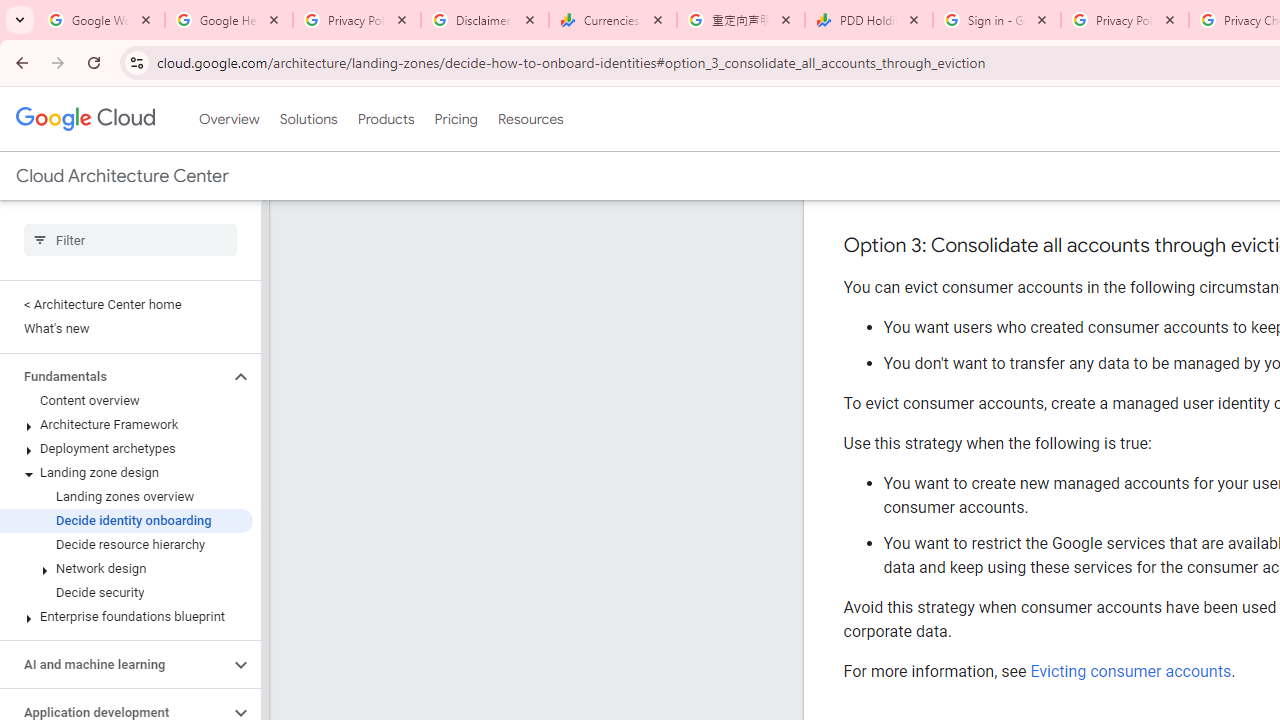 The width and height of the screenshot is (1280, 720). What do you see at coordinates (125, 519) in the screenshot?
I see `'Decide identity onboarding'` at bounding box center [125, 519].